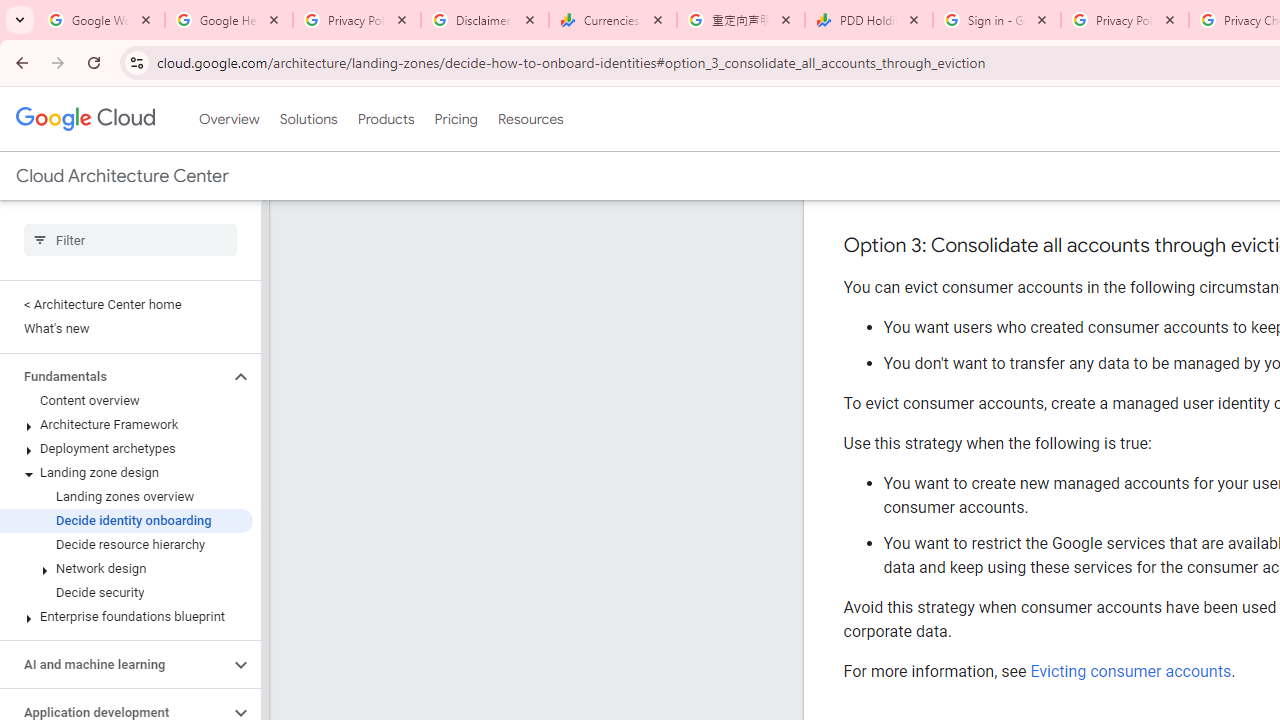 The width and height of the screenshot is (1280, 720). What do you see at coordinates (125, 519) in the screenshot?
I see `'Decide identity onboarding'` at bounding box center [125, 519].